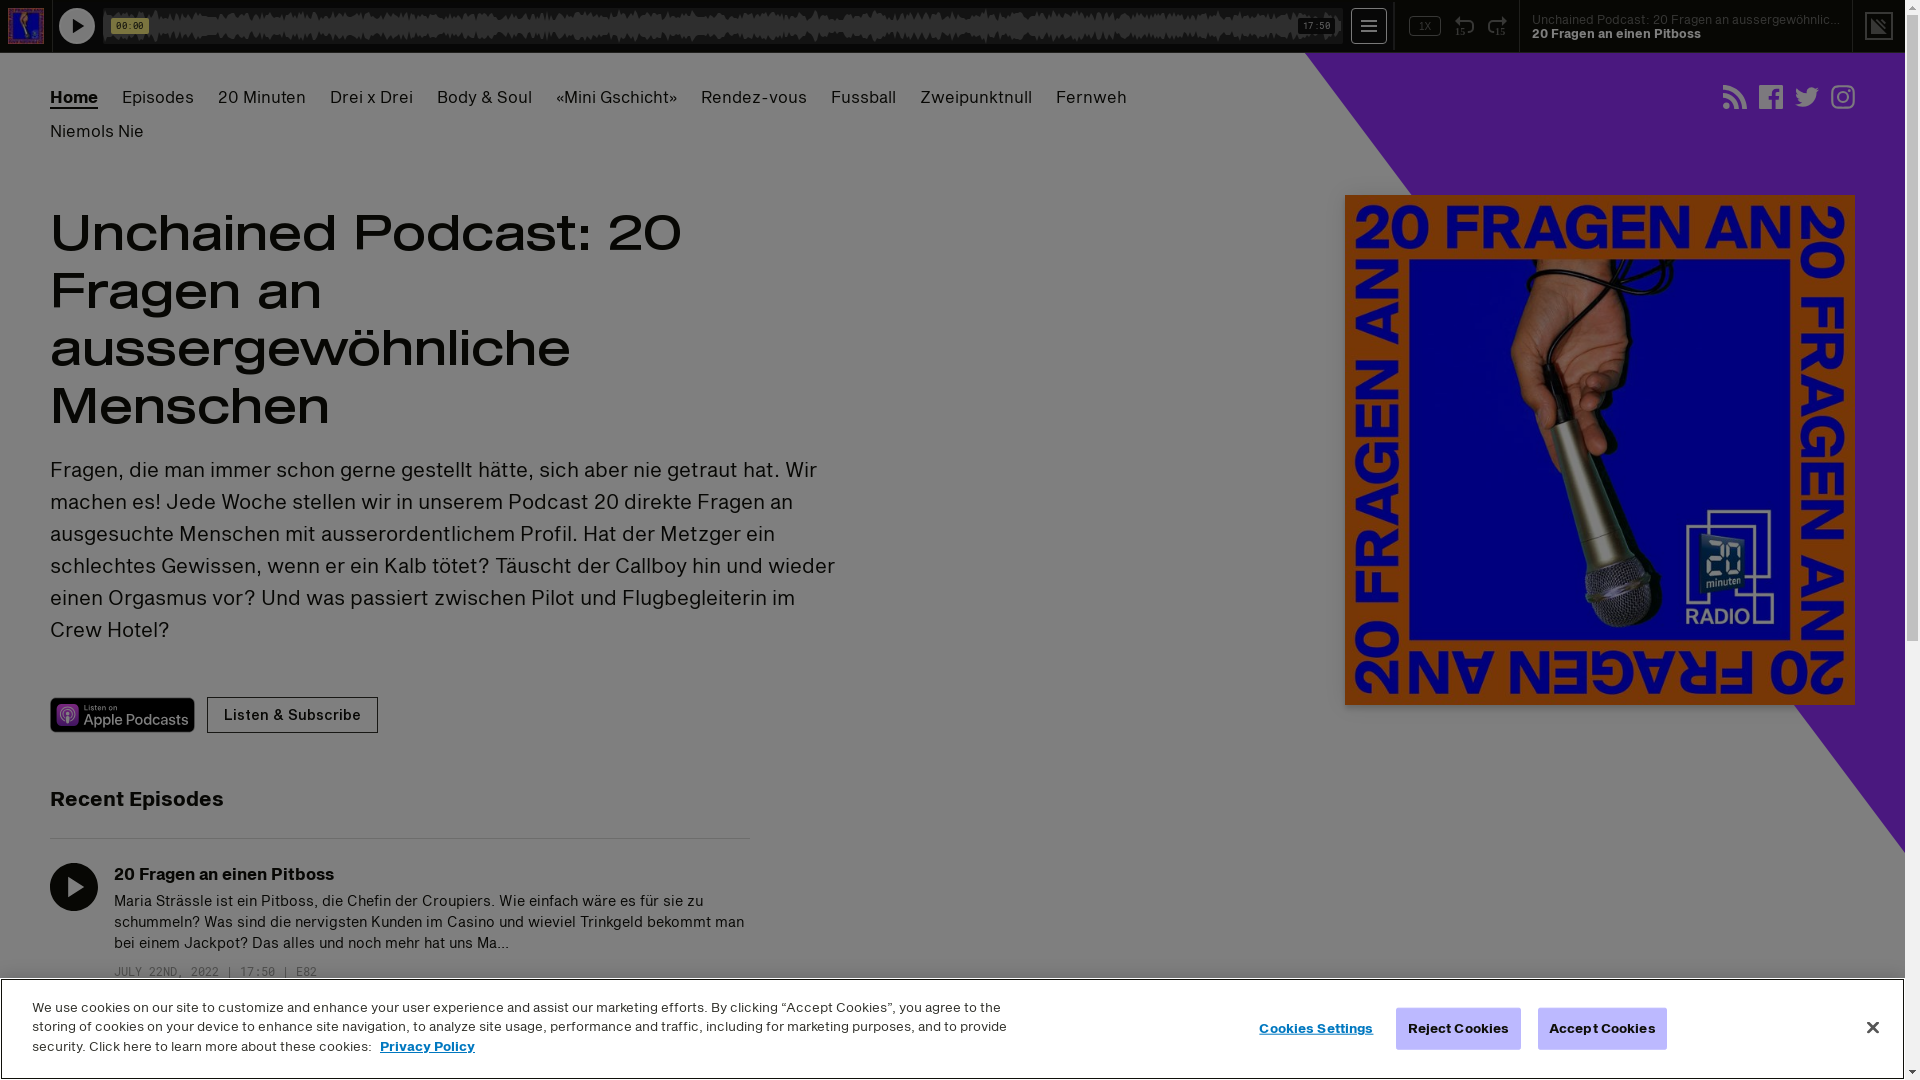 The image size is (1920, 1080). Describe the element at coordinates (261, 96) in the screenshot. I see `'20 Minuten'` at that location.